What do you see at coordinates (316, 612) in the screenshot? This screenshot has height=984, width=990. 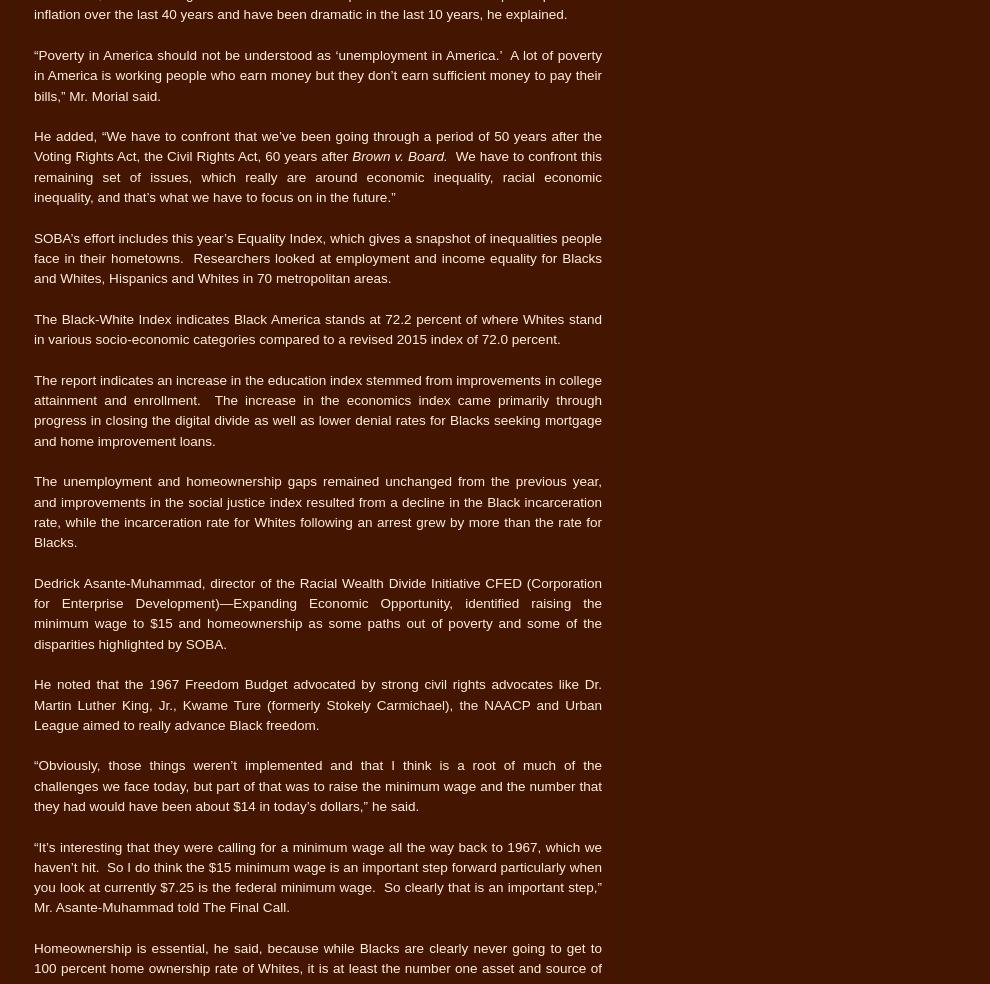 I see `'Dedrick Asante-Muhammad, director of the Racial Wealth Divide Initiative CFED (Corporation for Enterprise Development)—Expanding Economic Opportunity, identified raising the minimum wage to $15 and homeownership as some paths out of poverty and some of the disparities highlighted by SOBA.'` at bounding box center [316, 612].